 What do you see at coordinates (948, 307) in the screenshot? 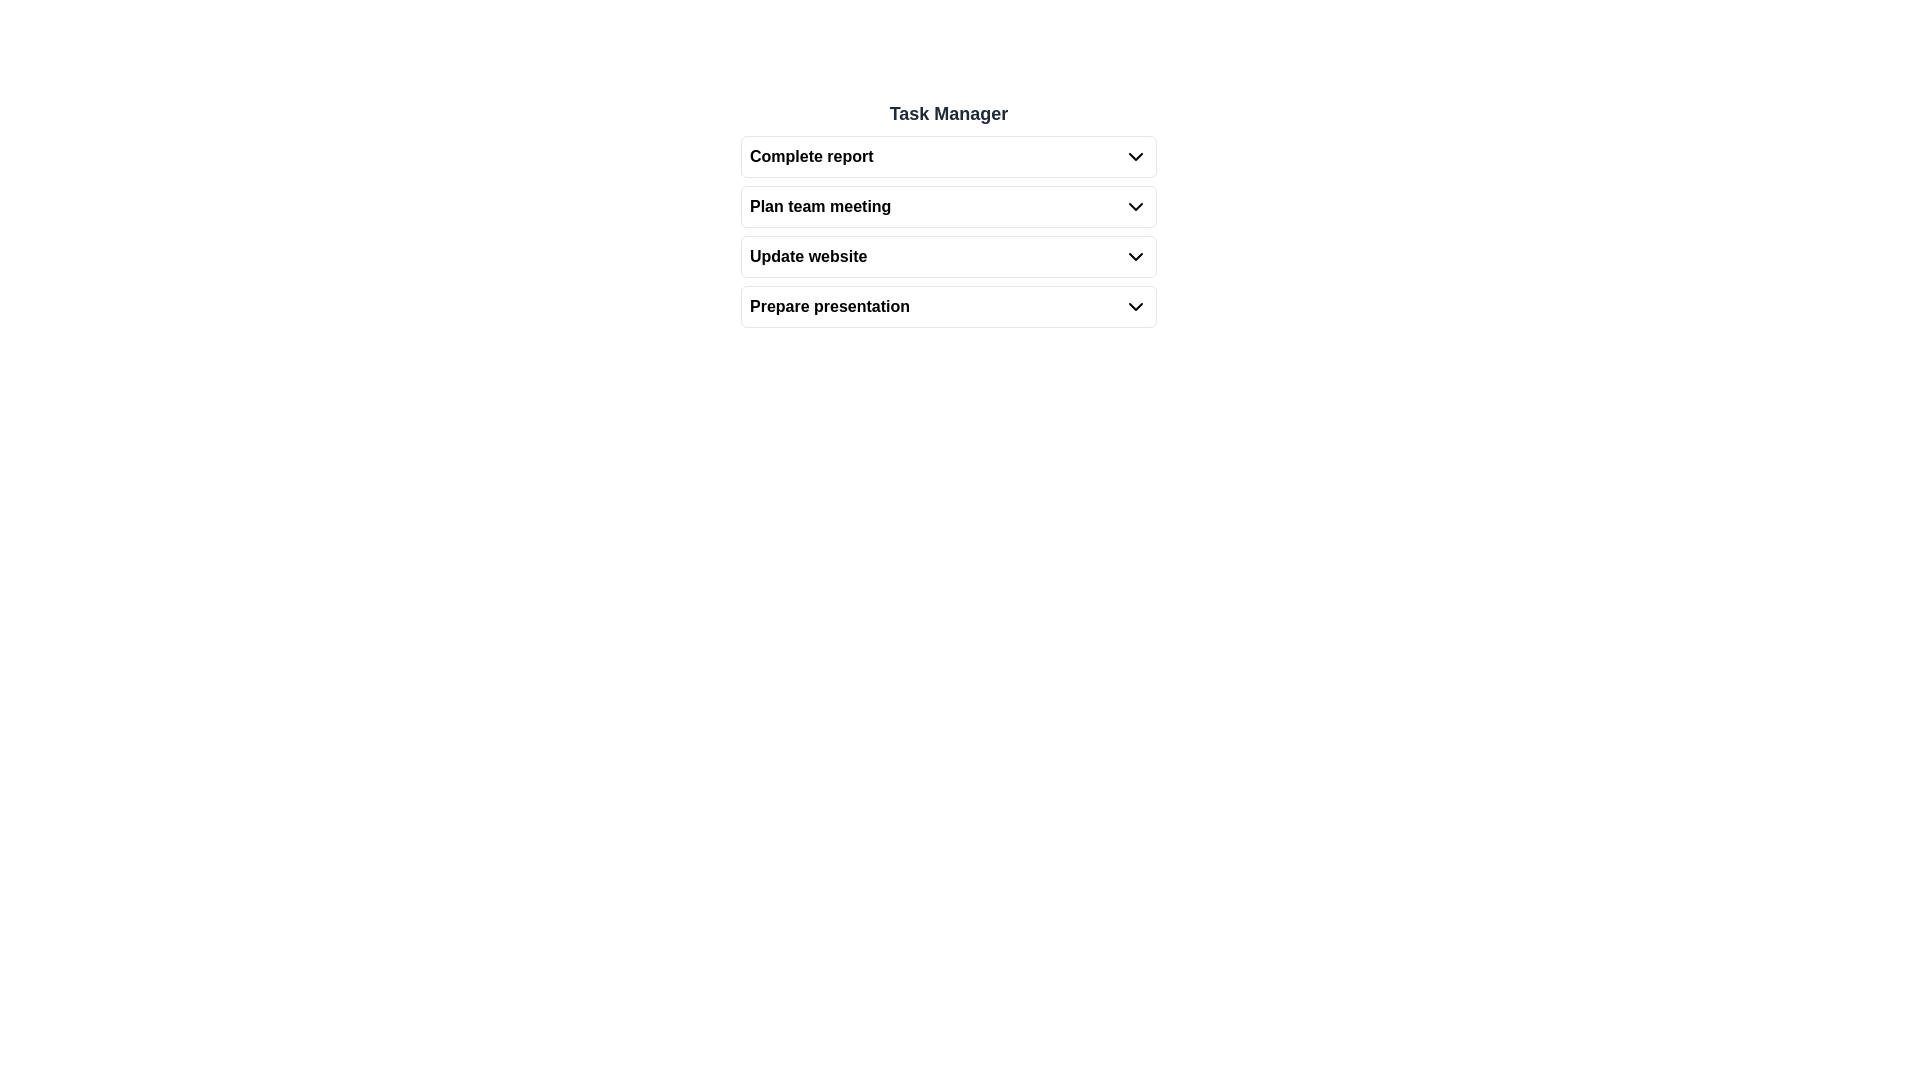
I see `the 'Prepare presentation' dropdown menu item, which is the fourth option in the list` at bounding box center [948, 307].